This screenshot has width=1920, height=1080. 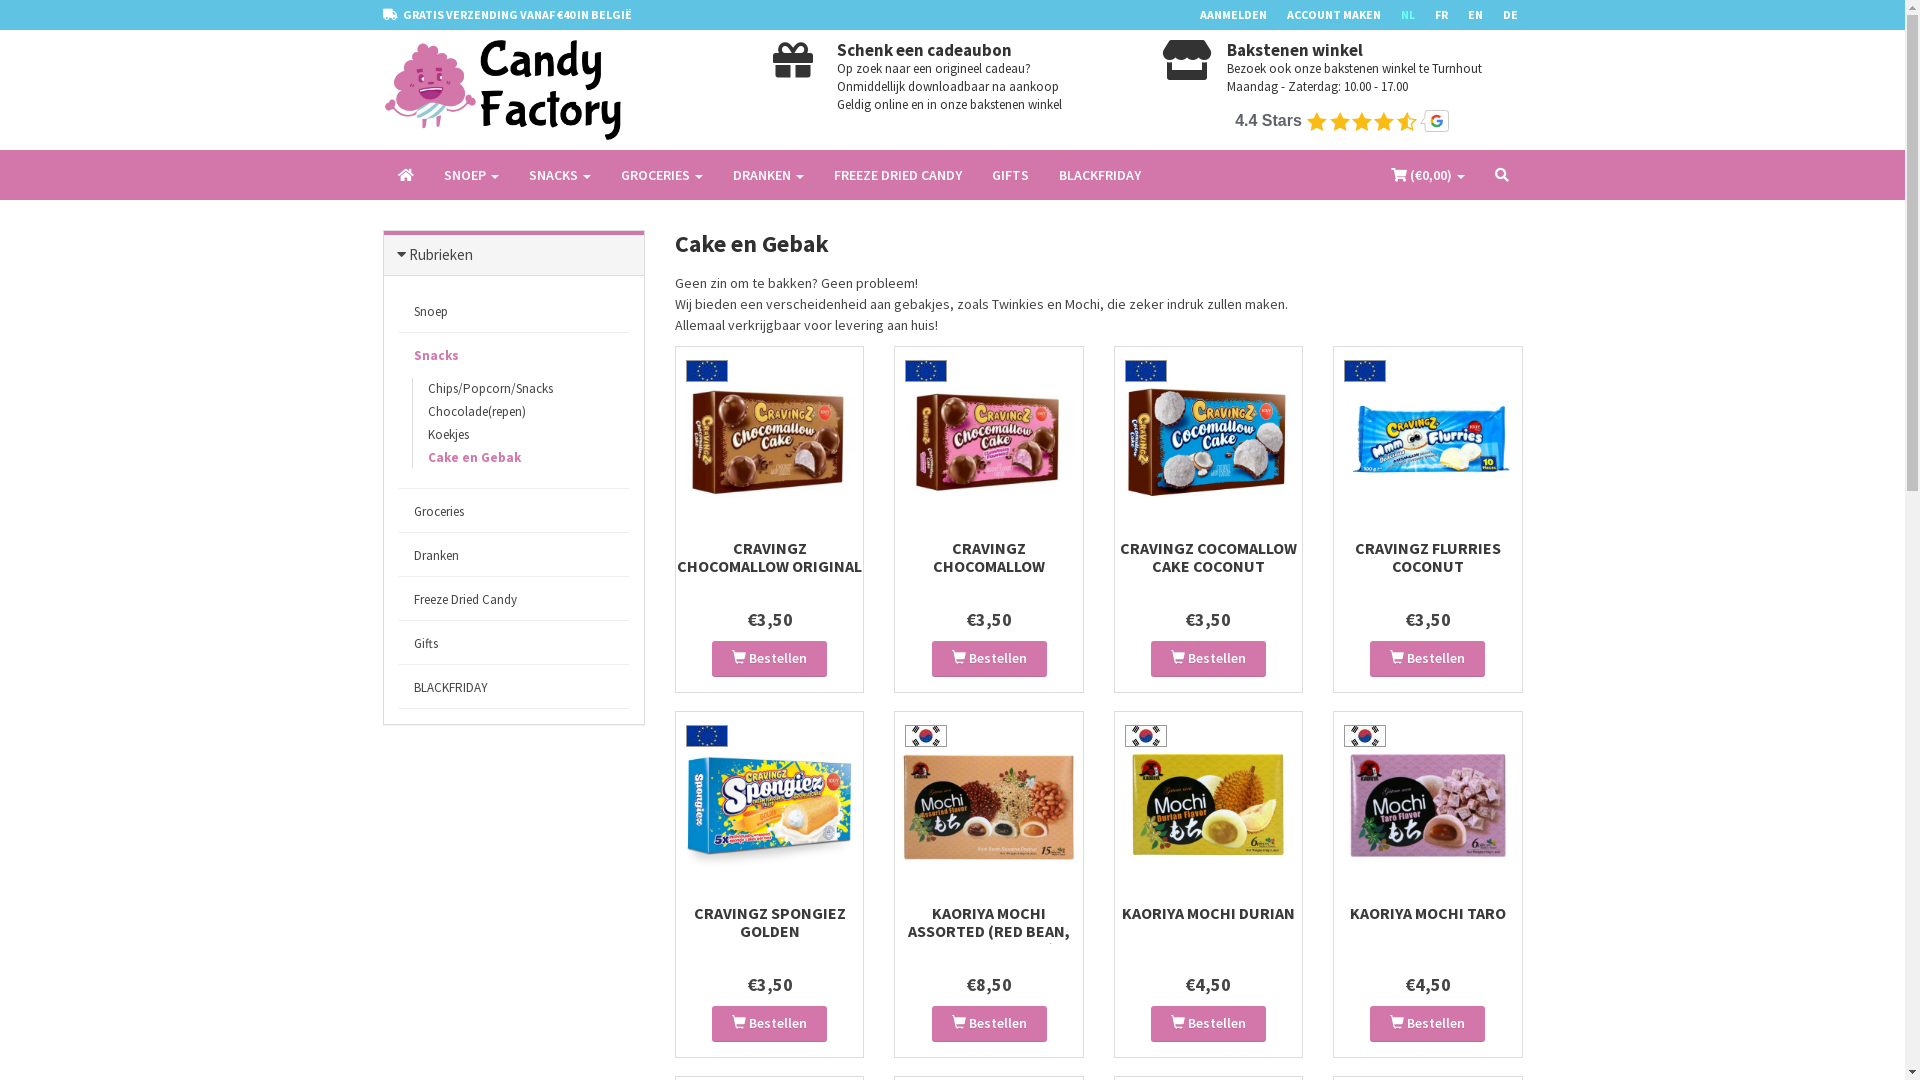 I want to click on 'FR', so click(x=1450, y=15).